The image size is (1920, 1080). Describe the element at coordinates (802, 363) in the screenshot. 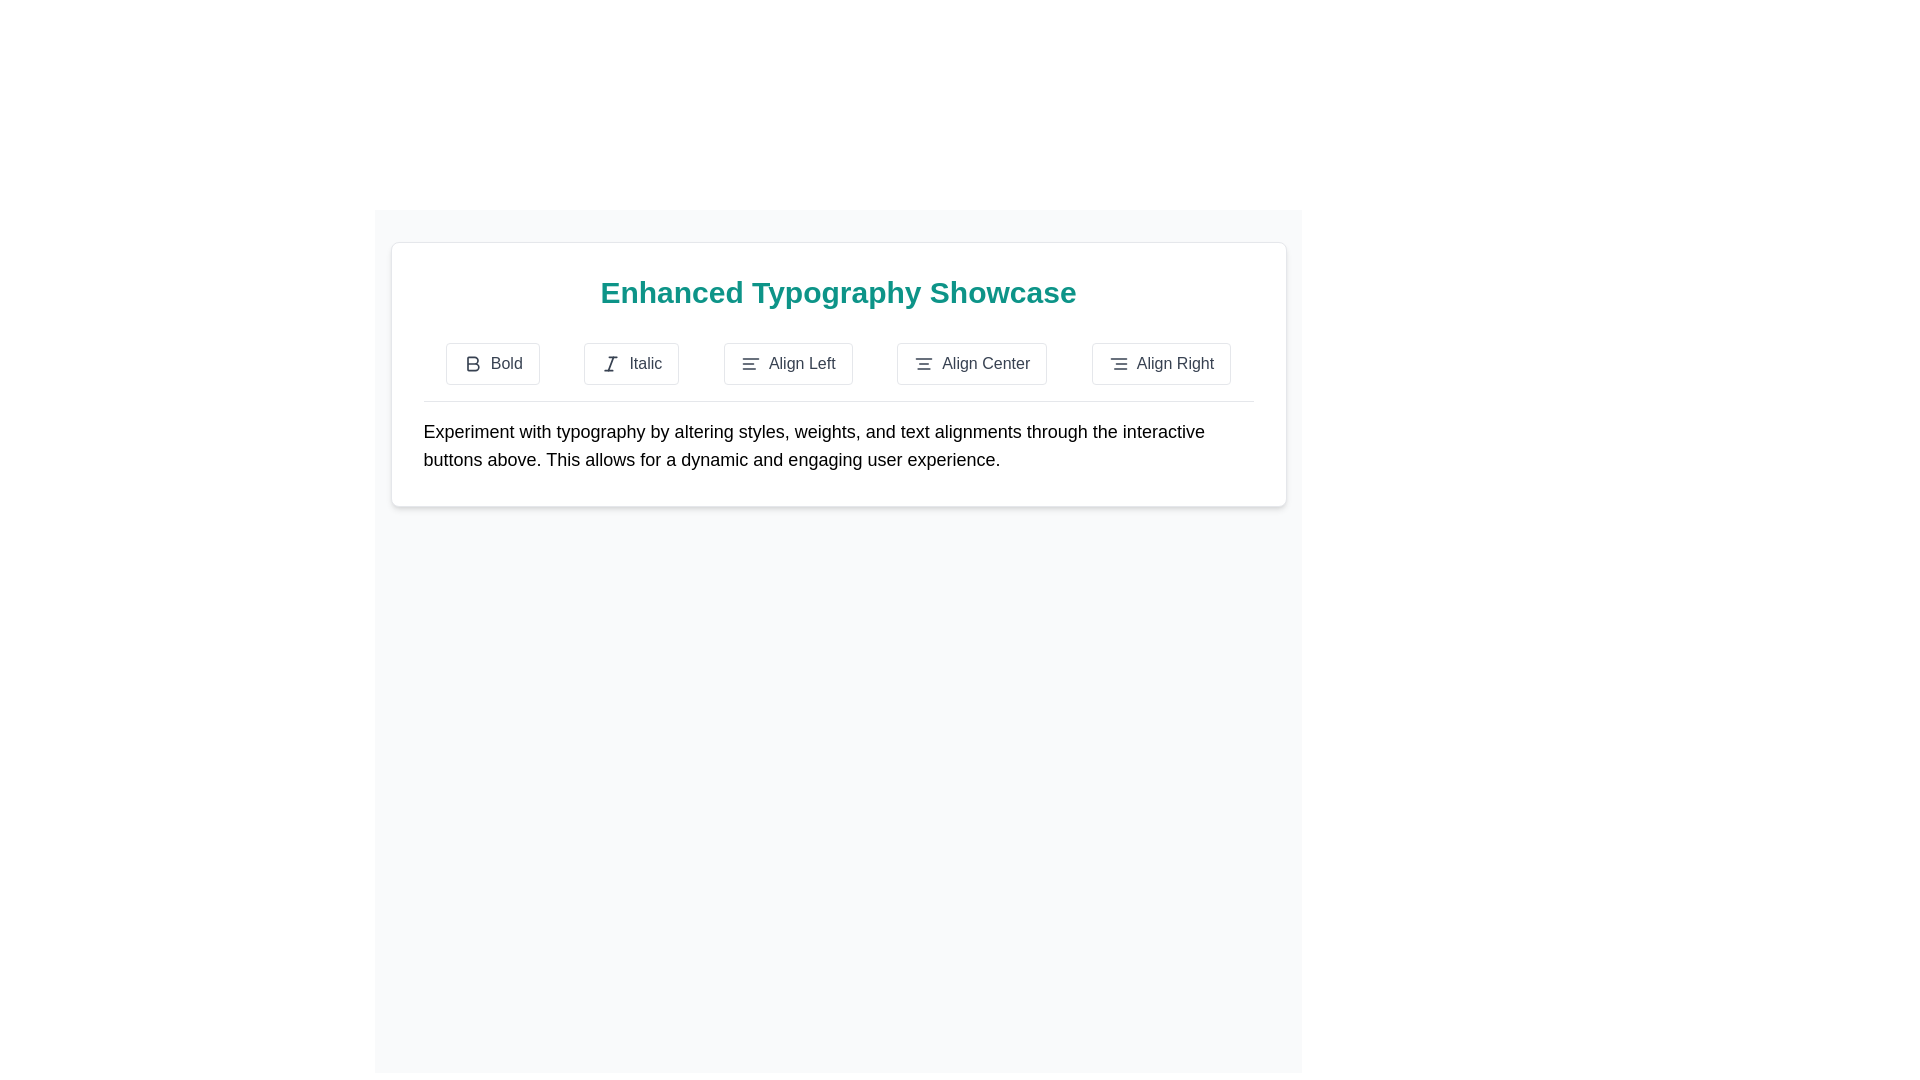

I see `the text label that reads 'Align Left', which is styled with a typical UI font and positioned among alignment tools` at that location.